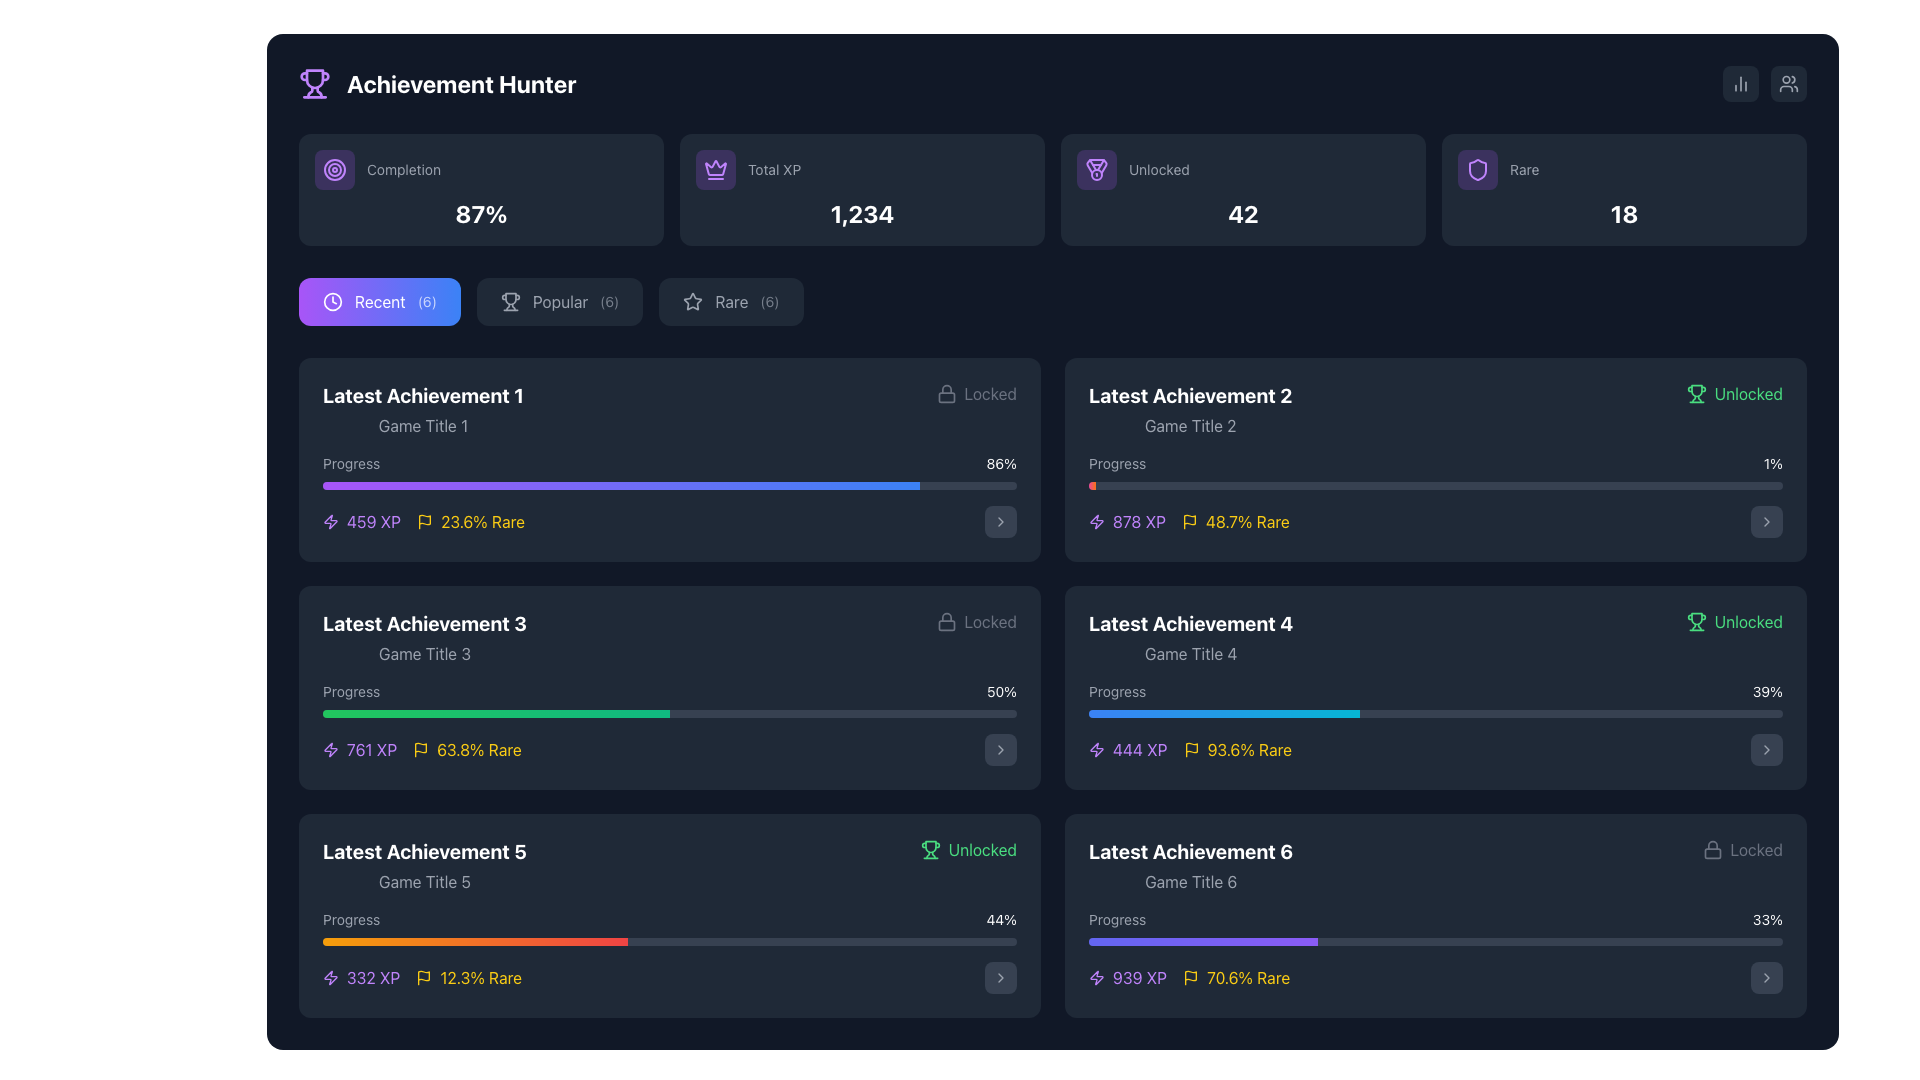 The image size is (1920, 1080). What do you see at coordinates (560, 301) in the screenshot?
I see `the 'Popular' category label located in the middle of the horizontal menu, positioned to the right of the 'Recent' menu item` at bounding box center [560, 301].